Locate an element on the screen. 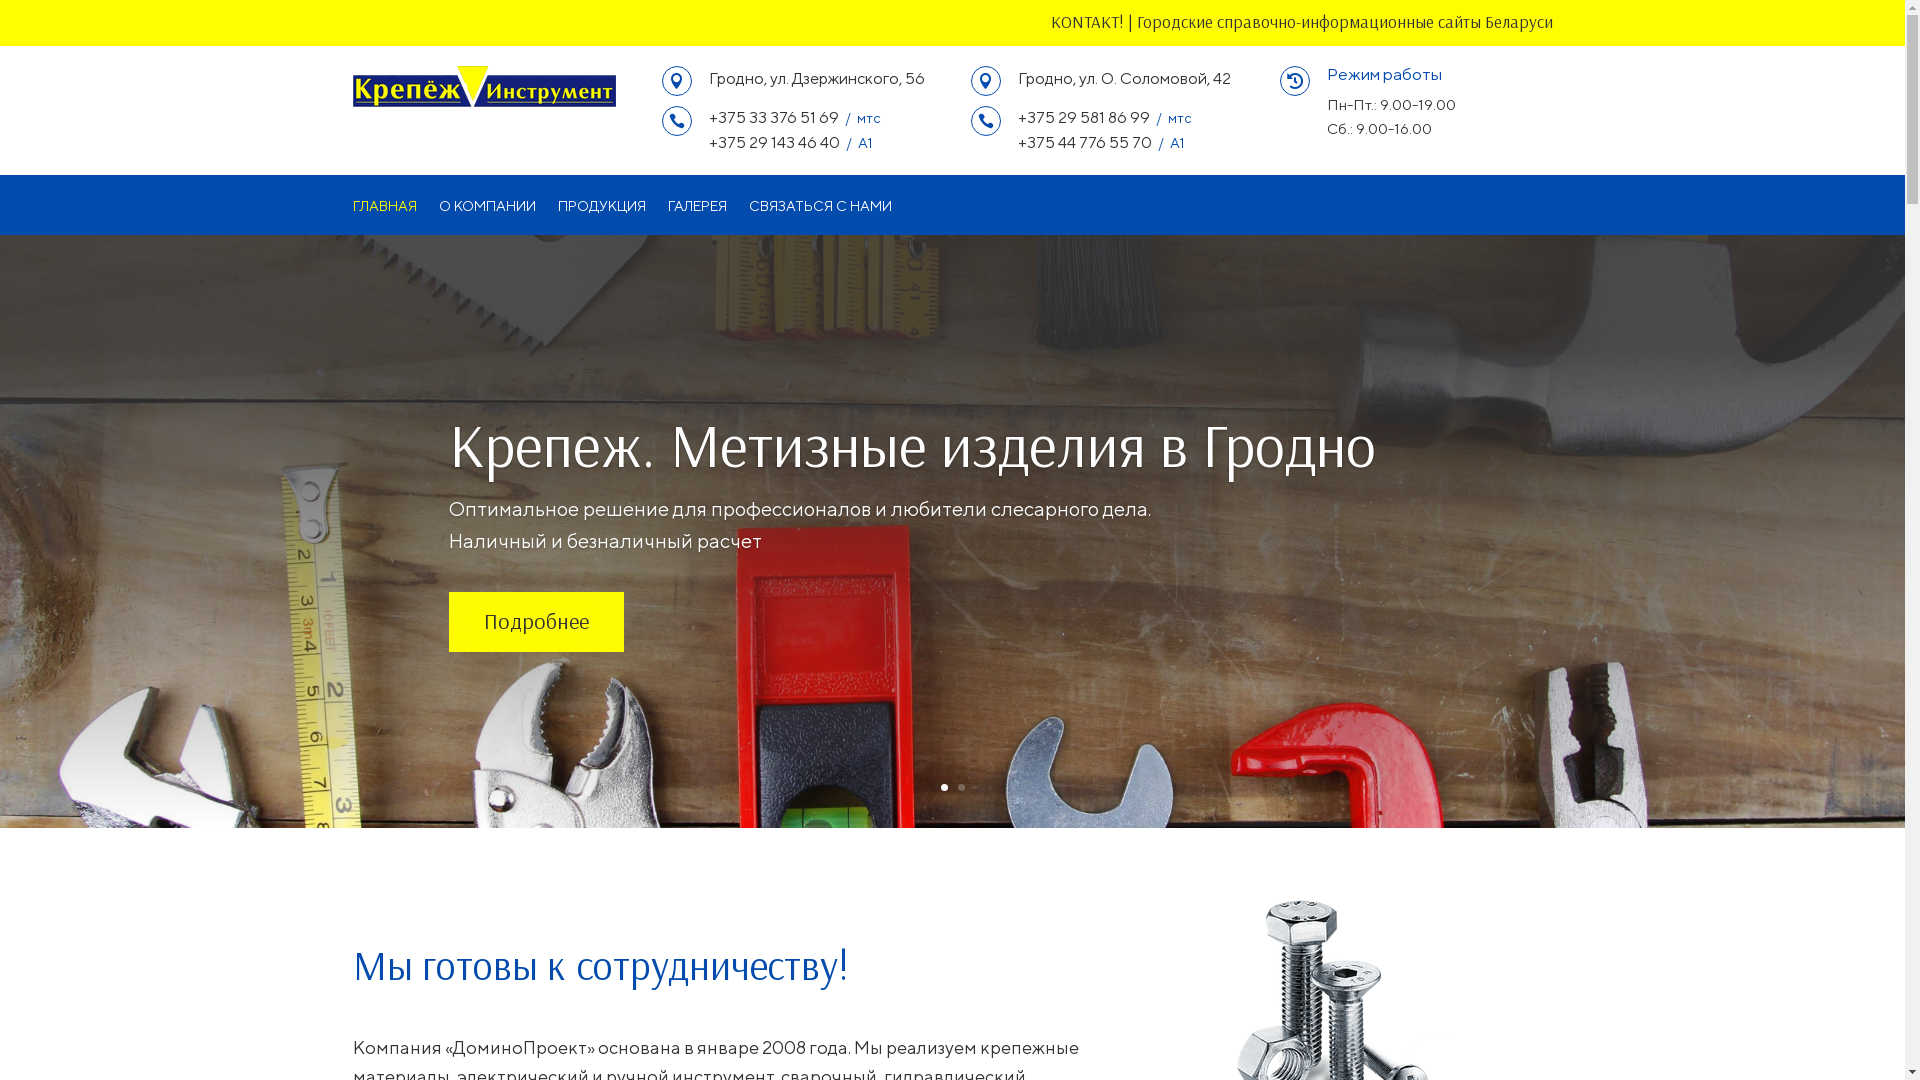 This screenshot has width=1920, height=1080. '2' is located at coordinates (961, 786).